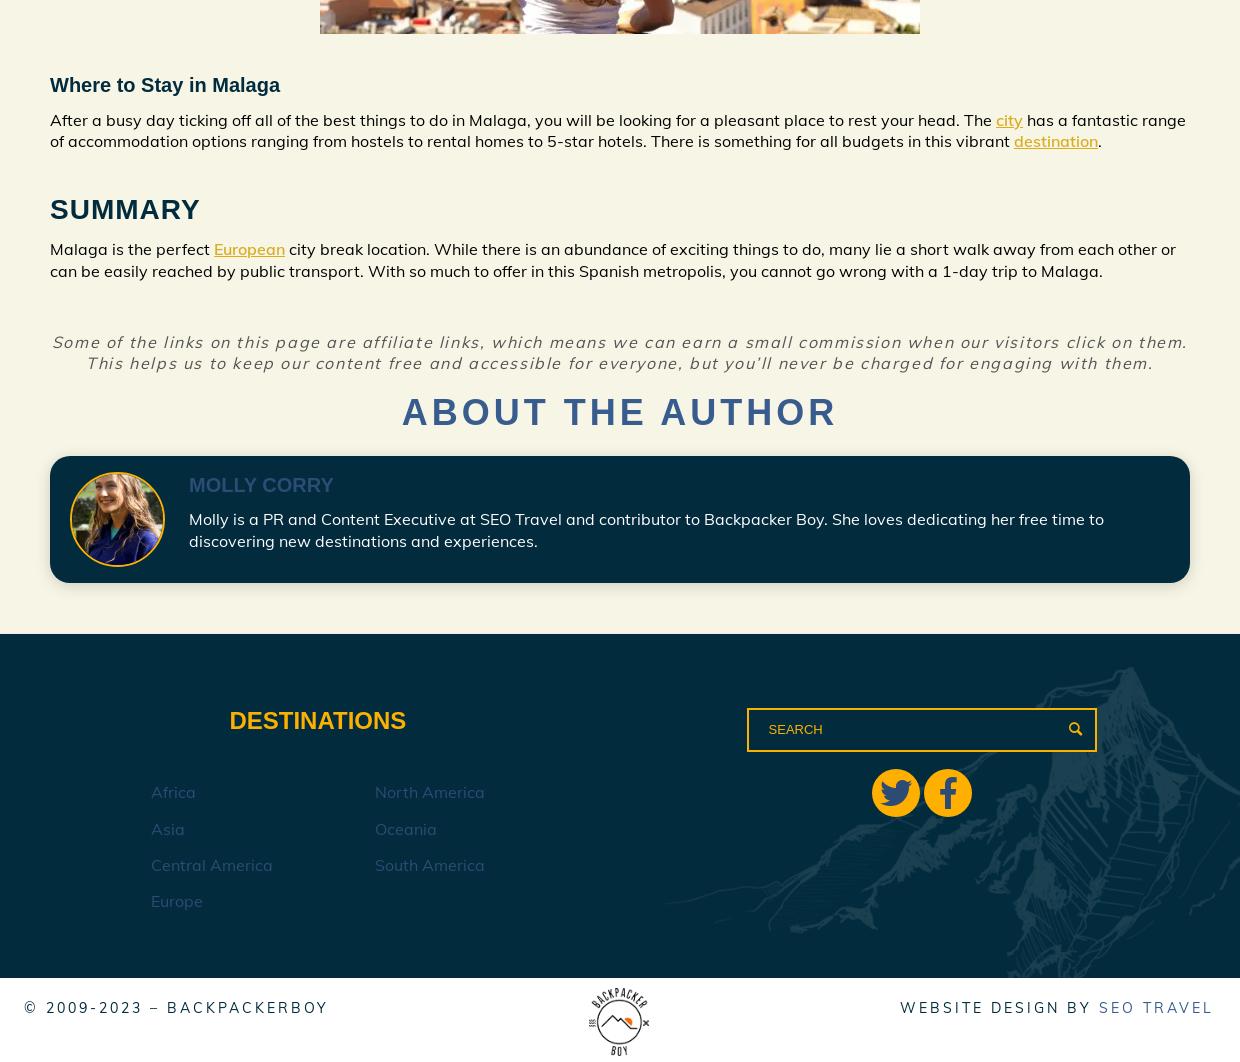 This screenshot has width=1240, height=1062. I want to click on '.', so click(1100, 141).